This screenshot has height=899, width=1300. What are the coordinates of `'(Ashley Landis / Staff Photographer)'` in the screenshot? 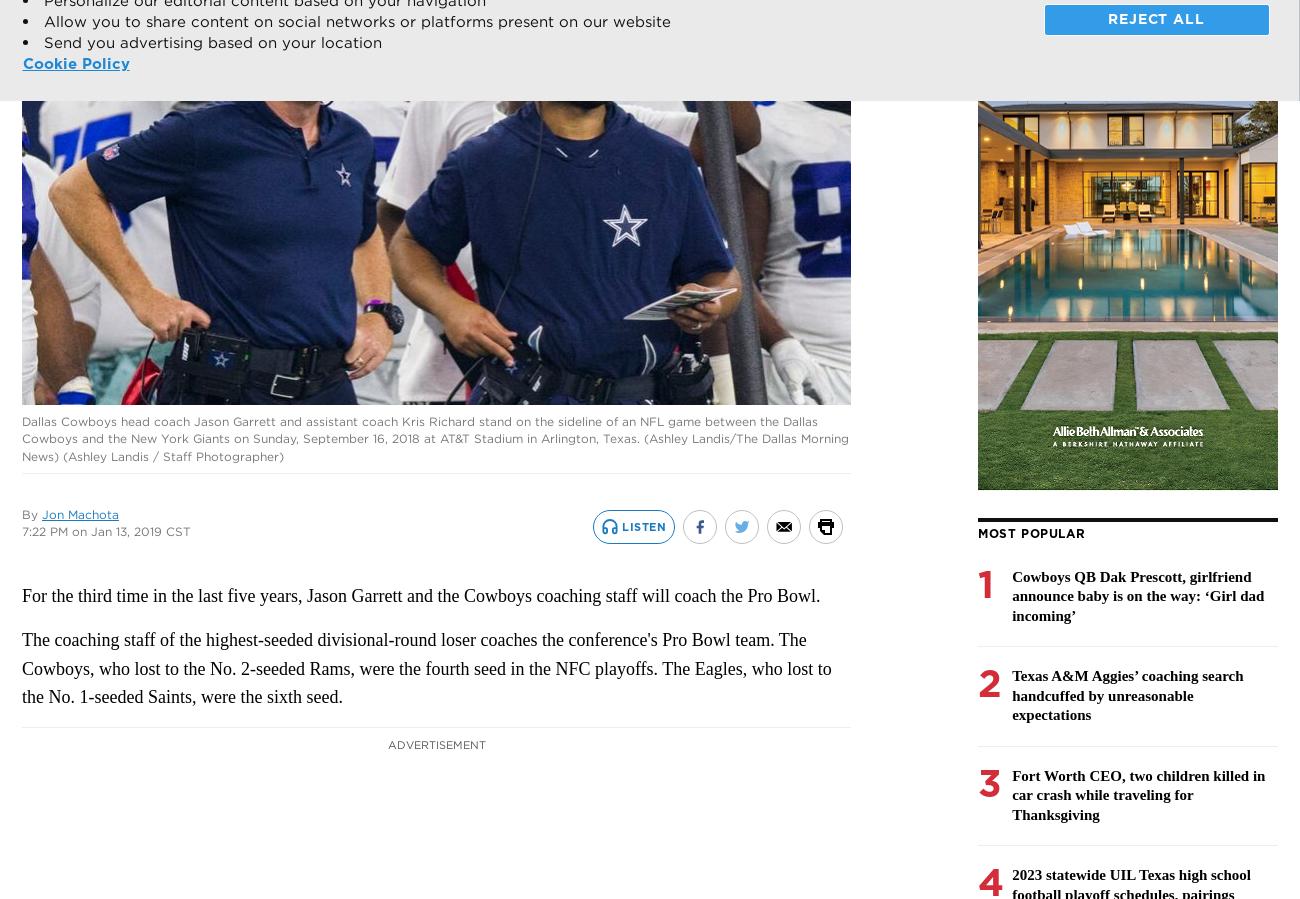 It's located at (173, 455).